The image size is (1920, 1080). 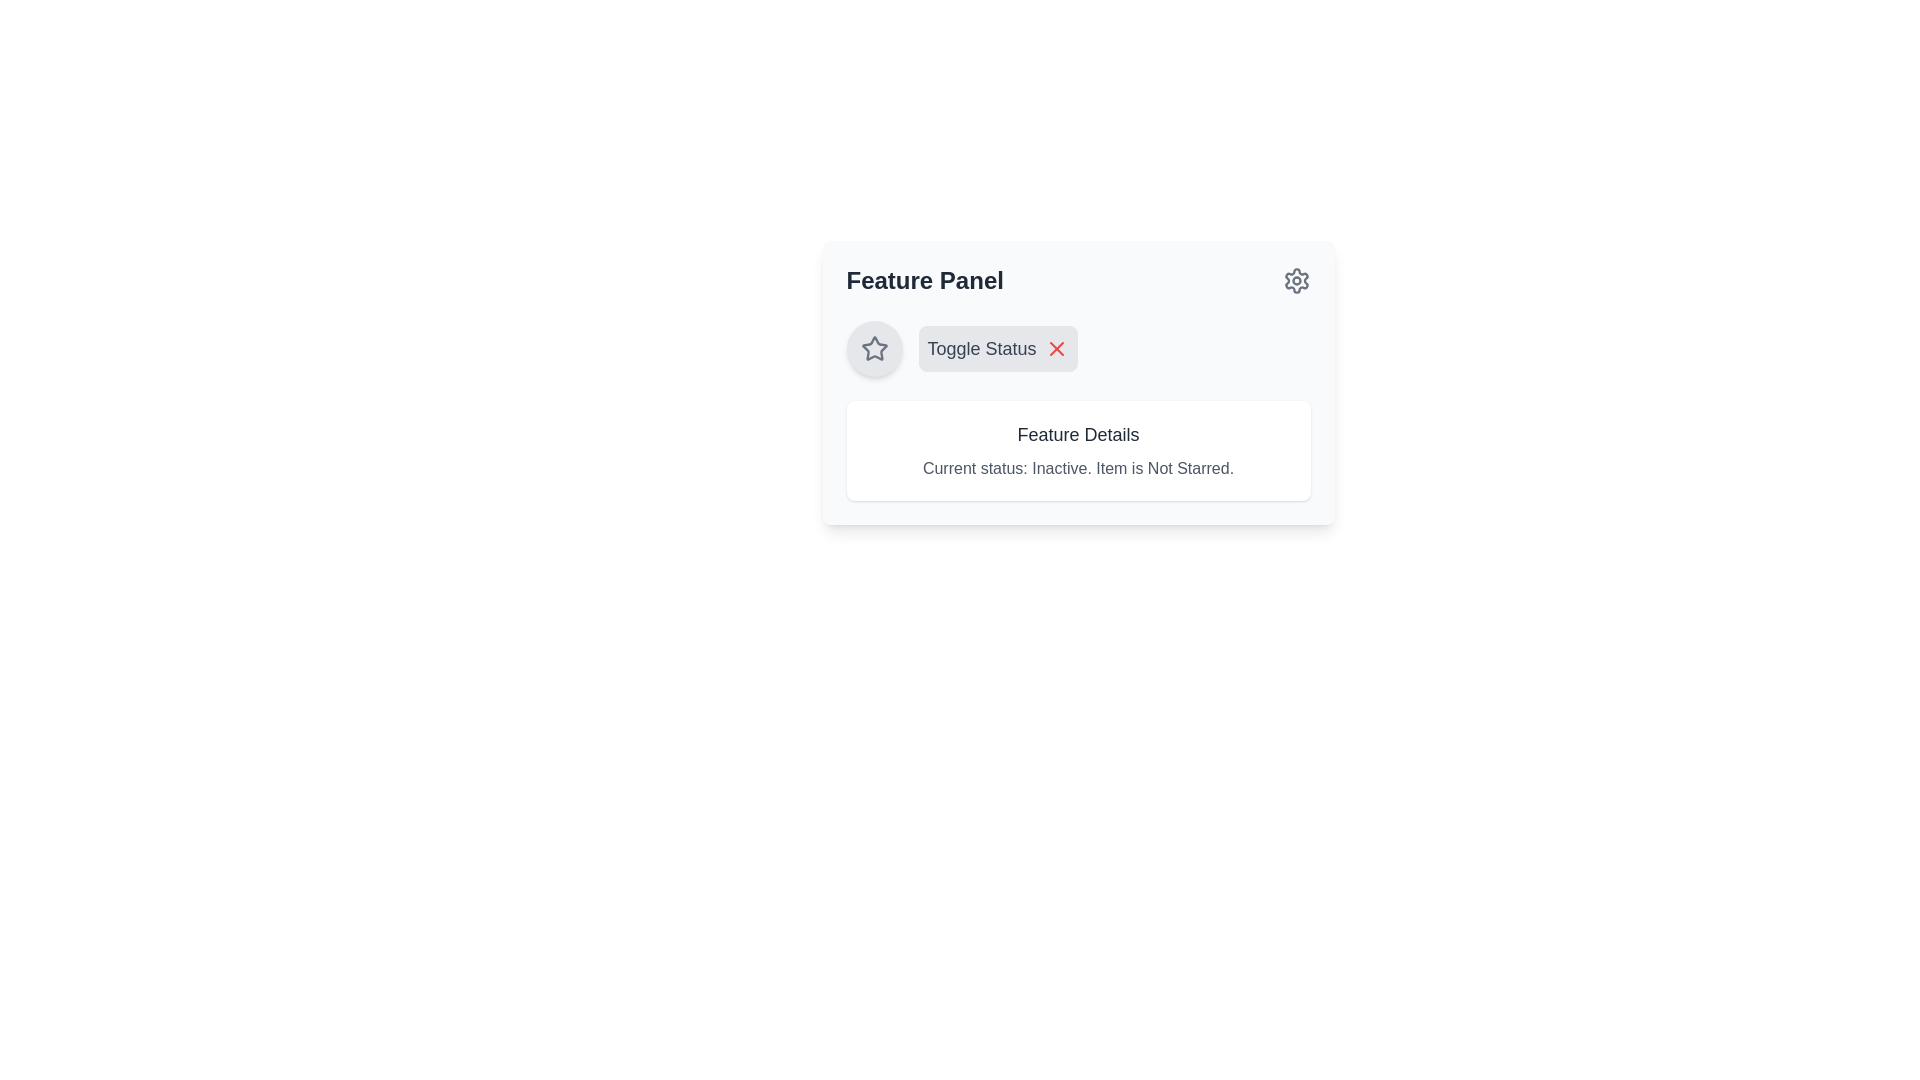 I want to click on the circular button with a gray background and gray star icon, so click(x=874, y=347).